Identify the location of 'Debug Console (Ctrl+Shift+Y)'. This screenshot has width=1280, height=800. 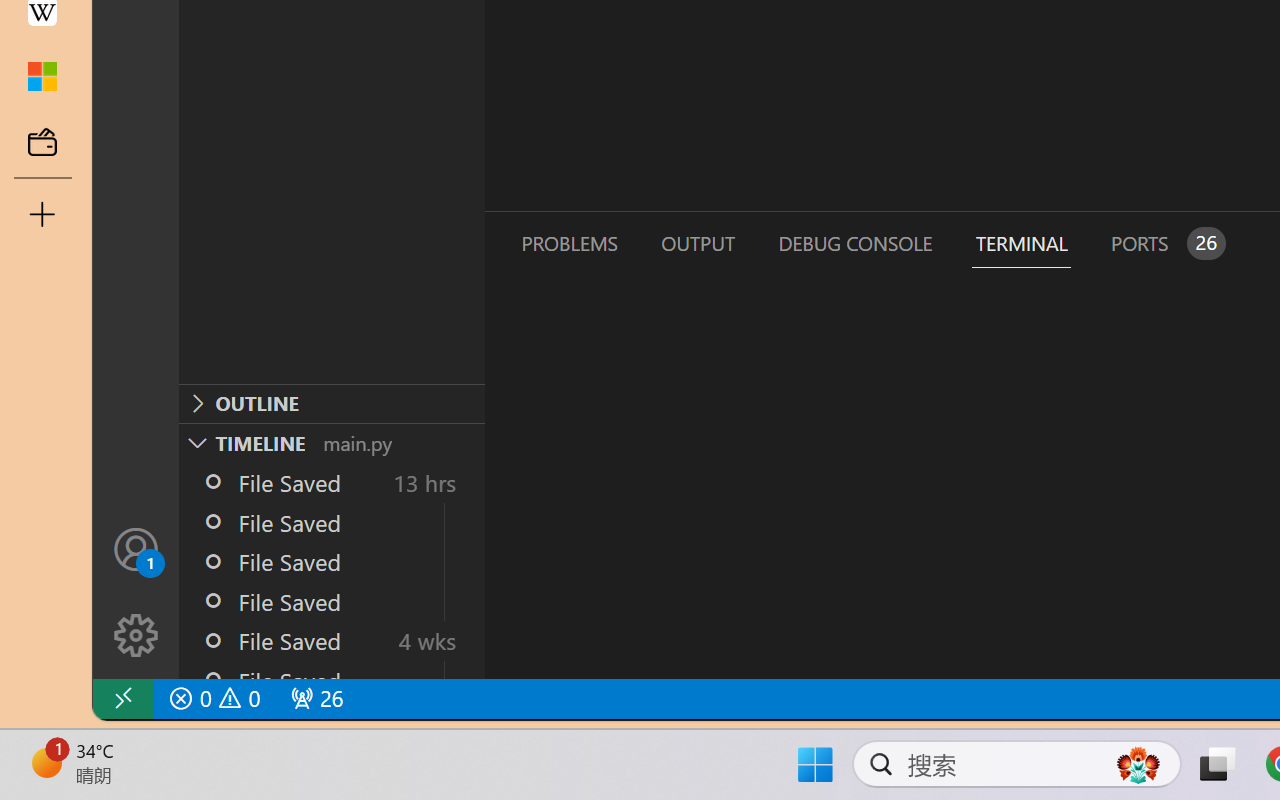
(854, 242).